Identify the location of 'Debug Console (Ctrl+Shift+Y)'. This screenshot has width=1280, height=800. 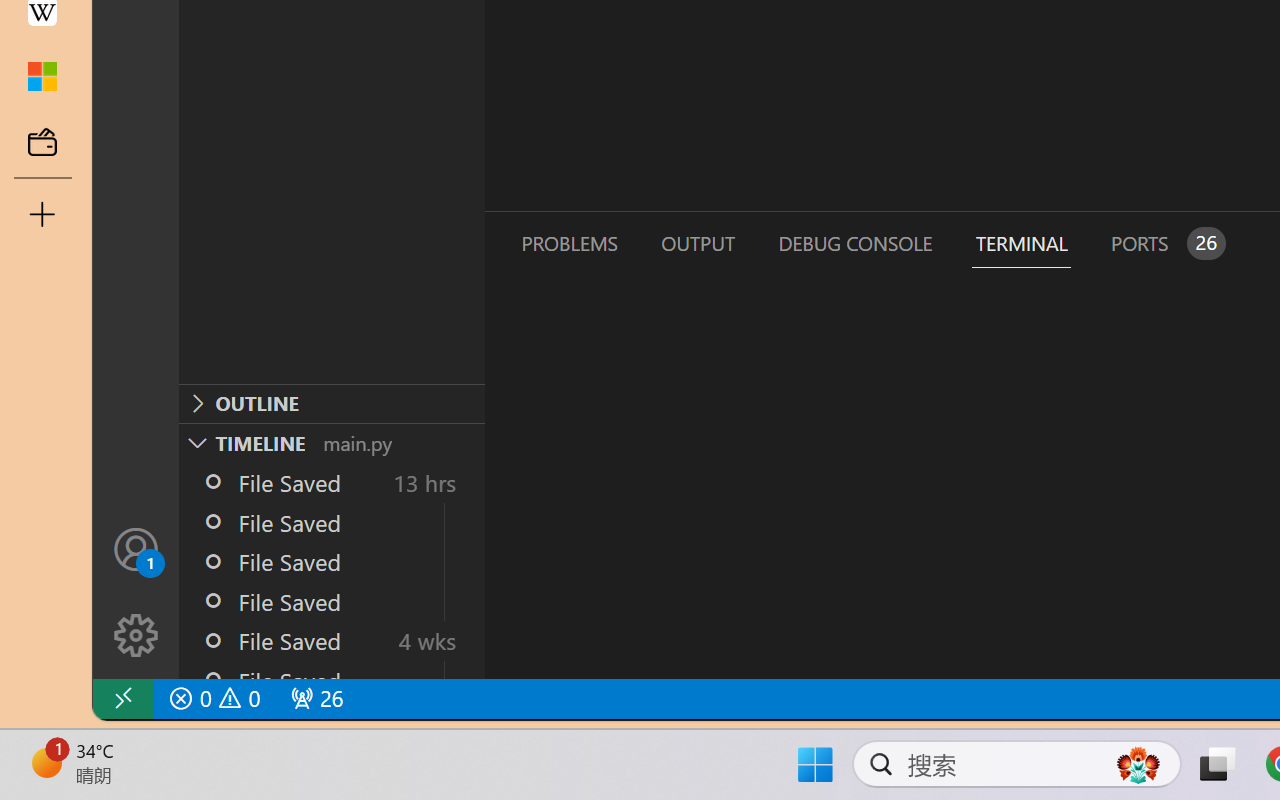
(854, 242).